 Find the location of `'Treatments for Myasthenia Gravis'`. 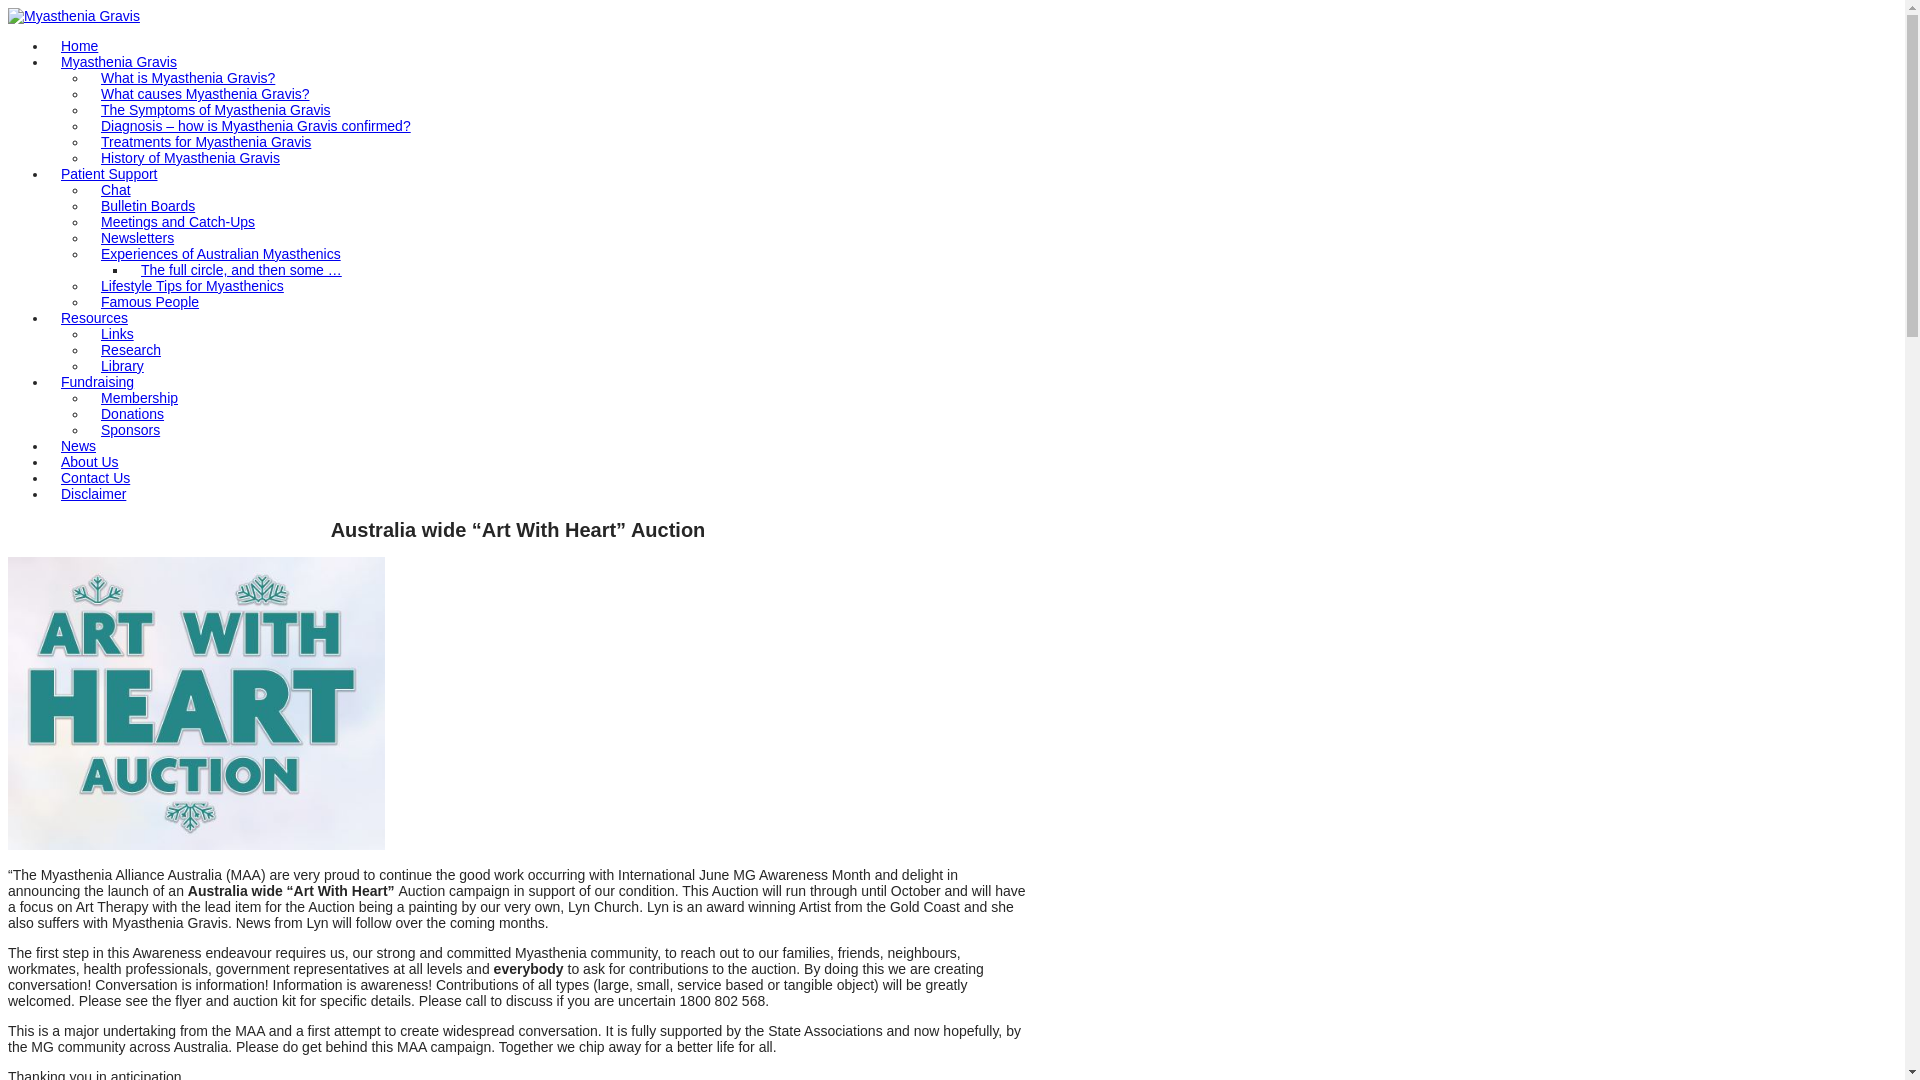

'Treatments for Myasthenia Gravis' is located at coordinates (206, 141).